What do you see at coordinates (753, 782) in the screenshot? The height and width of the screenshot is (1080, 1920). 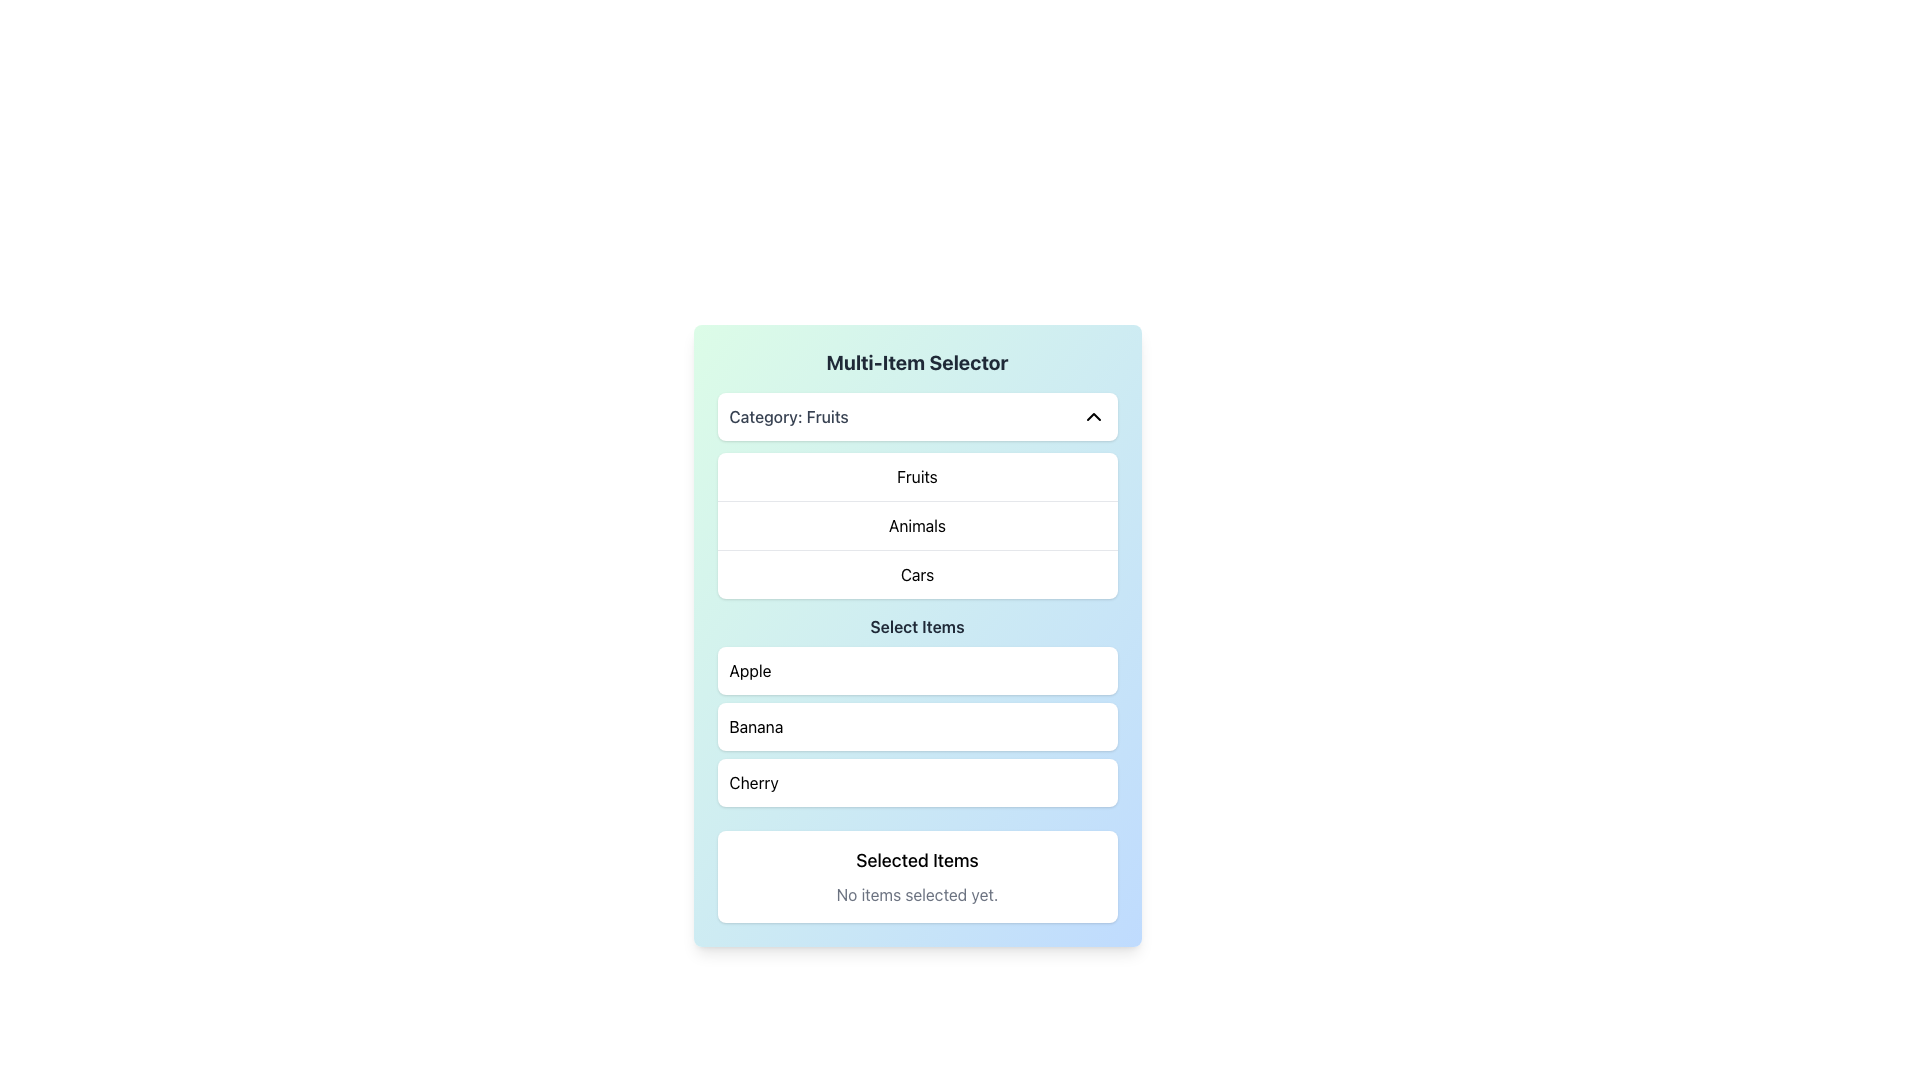 I see `the text label displaying 'Cherry'` at bounding box center [753, 782].